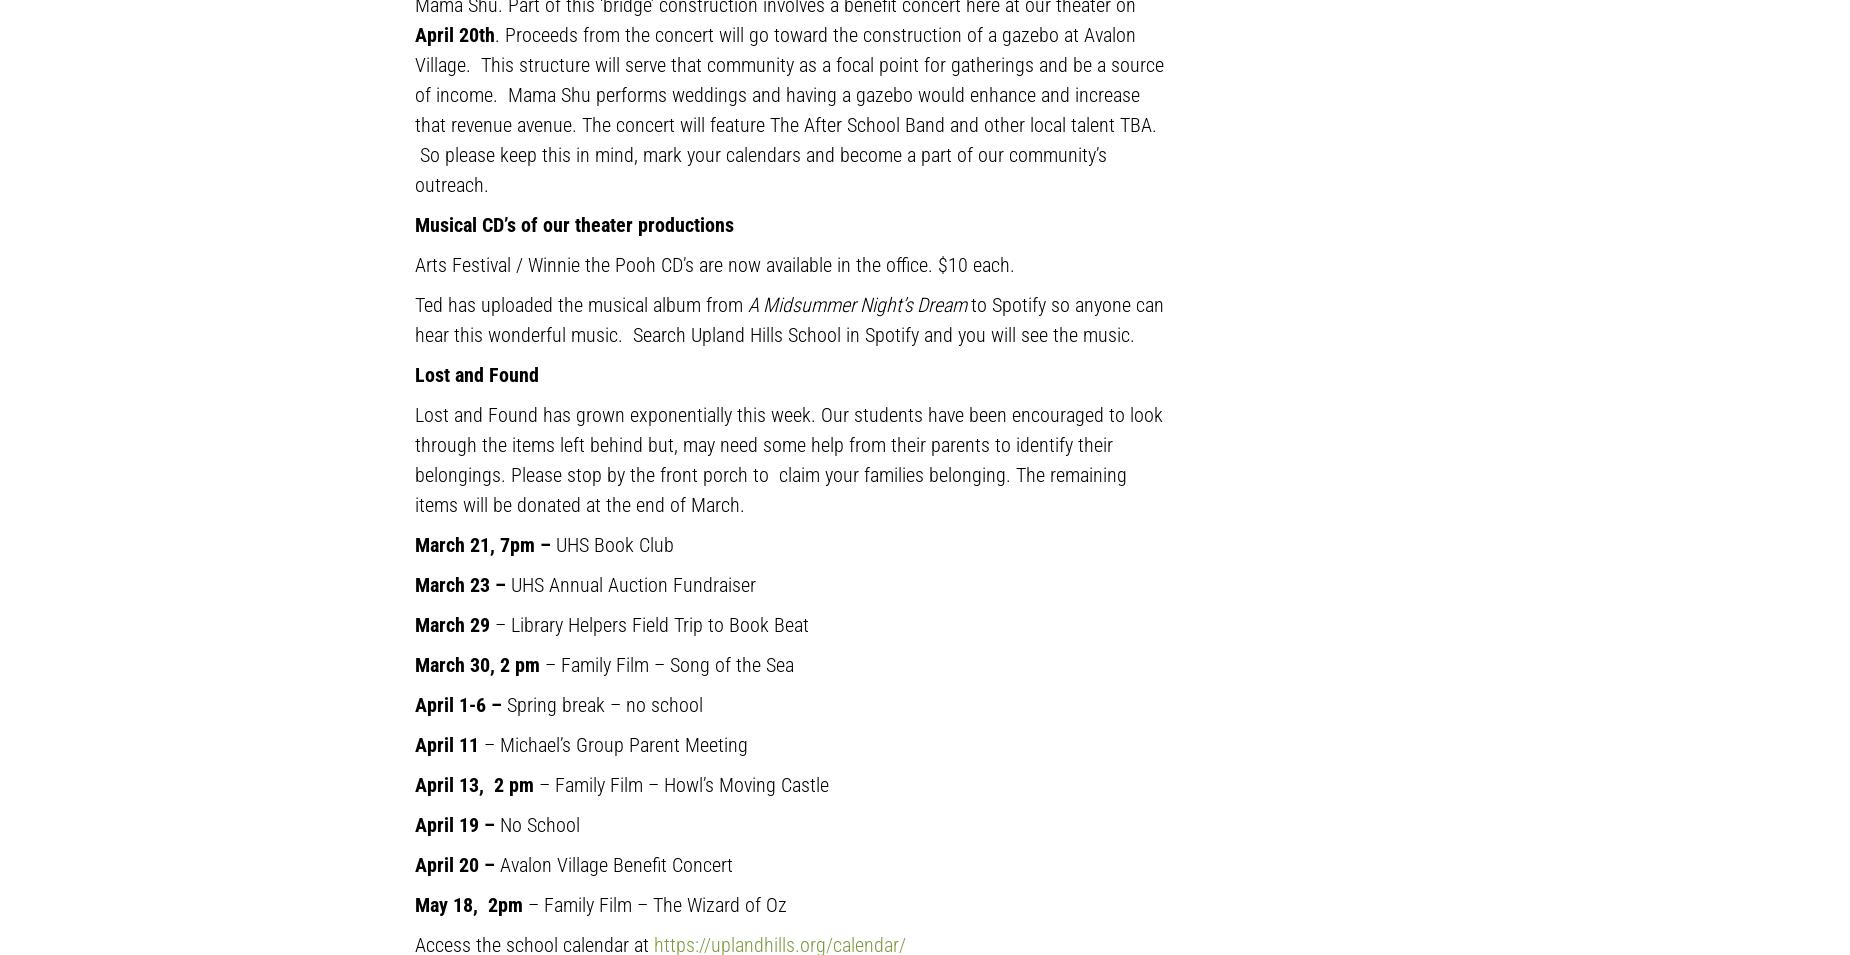 Image resolution: width=1850 pixels, height=955 pixels. What do you see at coordinates (413, 107) in the screenshot?
I see `'. Proceeds from the concert will go toward the construction of a gazebo at Avalon Village.  This structure will serve that community as a focal point for gatherings and be a source of income.  Mama Shu performs weddings and having a gazebo would enhance and increase that revenue avenue. The concert will feature The After School Band and other local talent TBA.  So please keep this in mind, mark your calendars and become a part of our community’s outreach.'` at bounding box center [413, 107].